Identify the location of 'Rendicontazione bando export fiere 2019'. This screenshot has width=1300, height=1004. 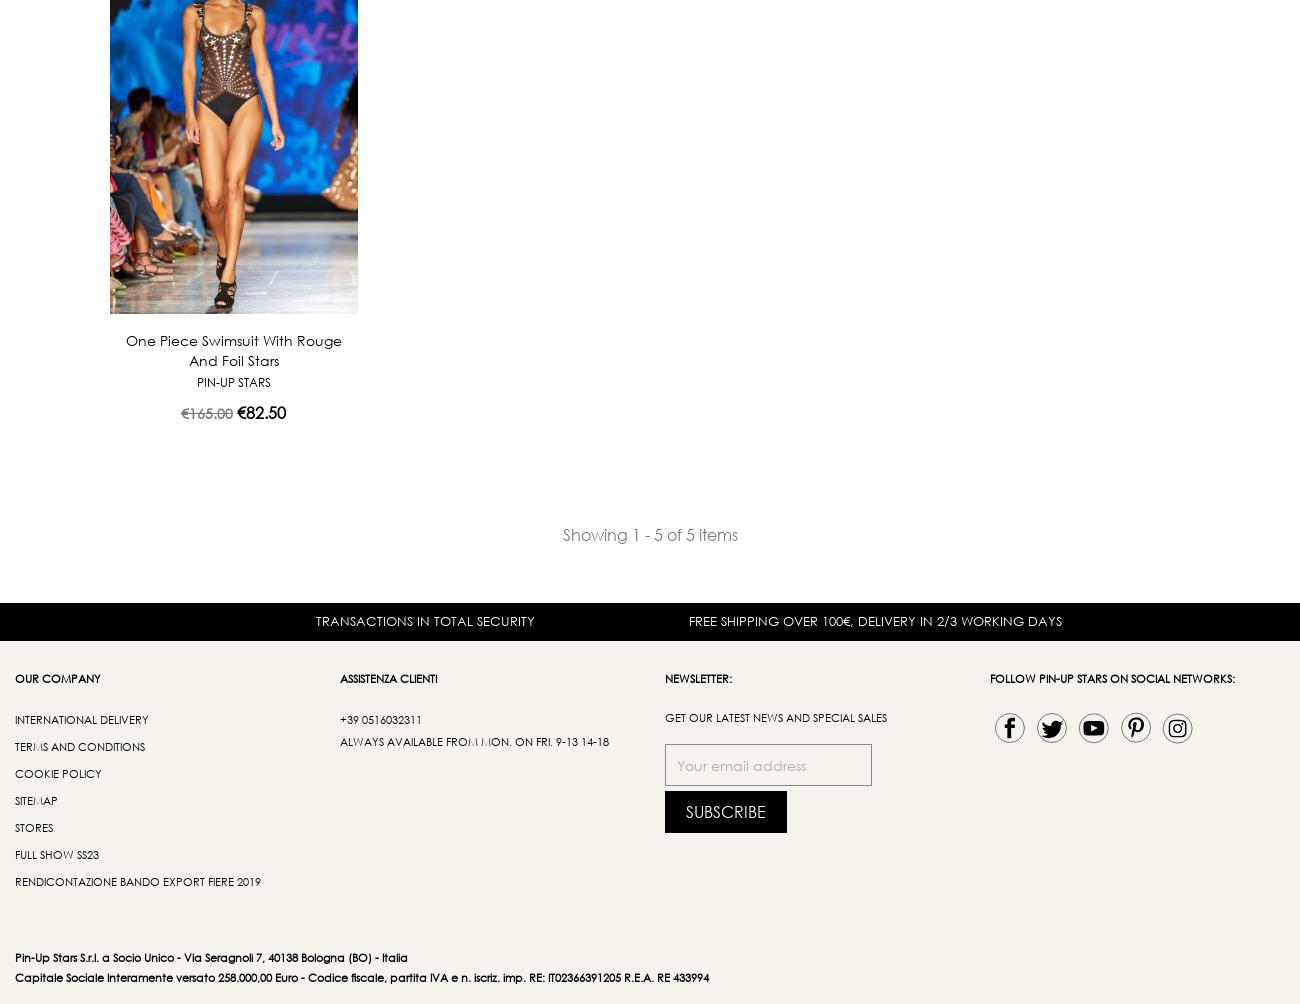
(137, 881).